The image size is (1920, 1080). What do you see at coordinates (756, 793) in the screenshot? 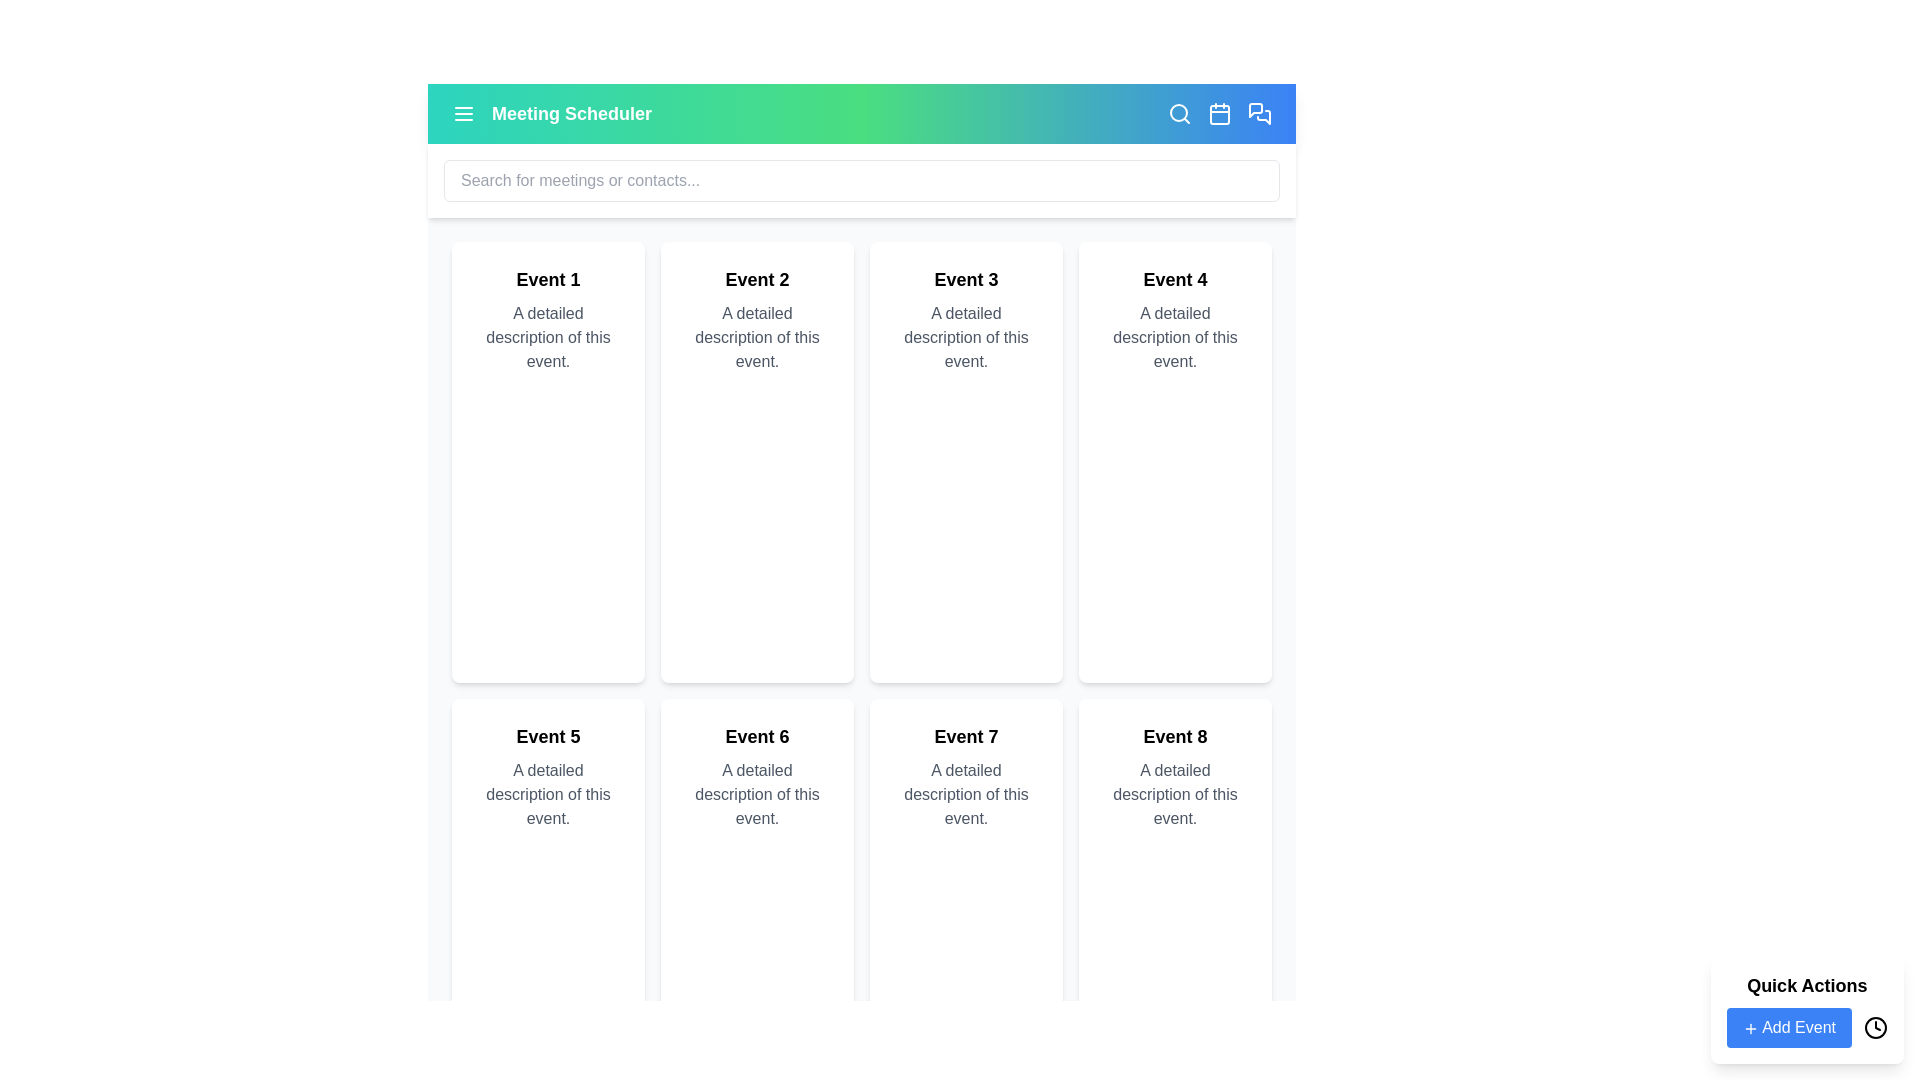
I see `static descriptive text located directly below the title 'Event 6' in the bottom row card layout, second from the left` at bounding box center [756, 793].